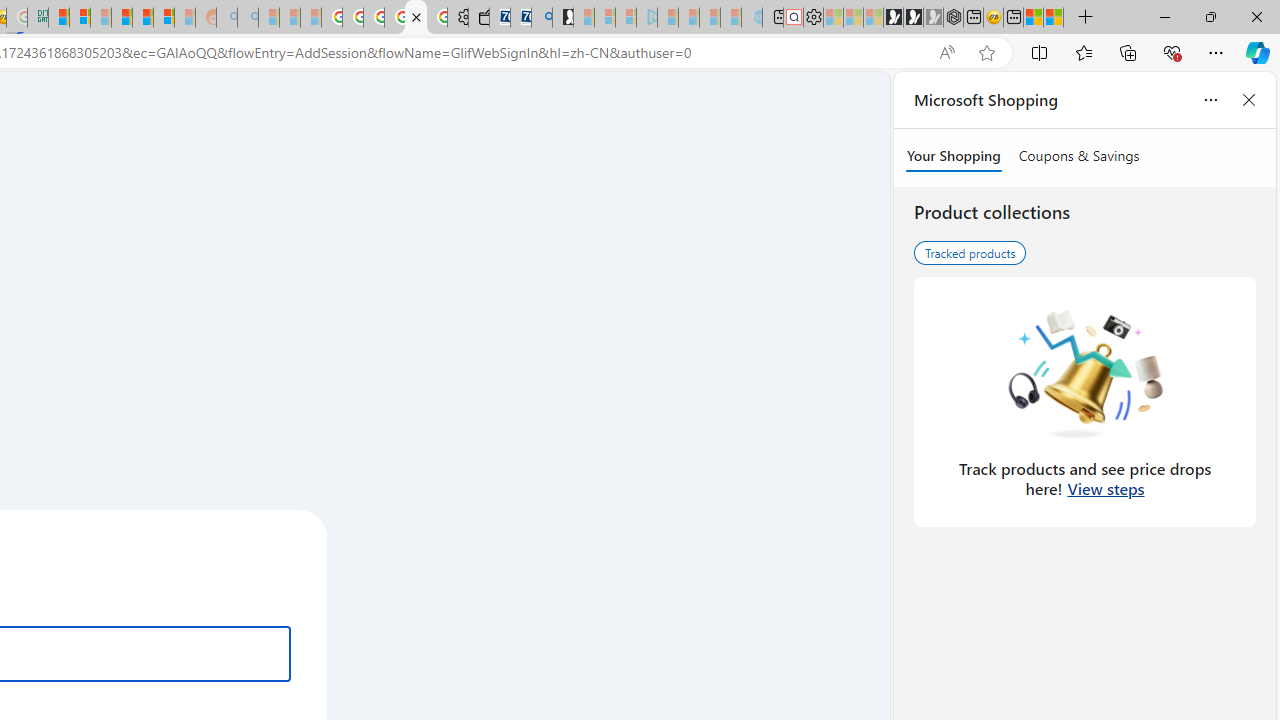 This screenshot has width=1280, height=720. What do you see at coordinates (542, 17) in the screenshot?
I see `'Bing Real Estate - Home sales and rental listings'` at bounding box center [542, 17].